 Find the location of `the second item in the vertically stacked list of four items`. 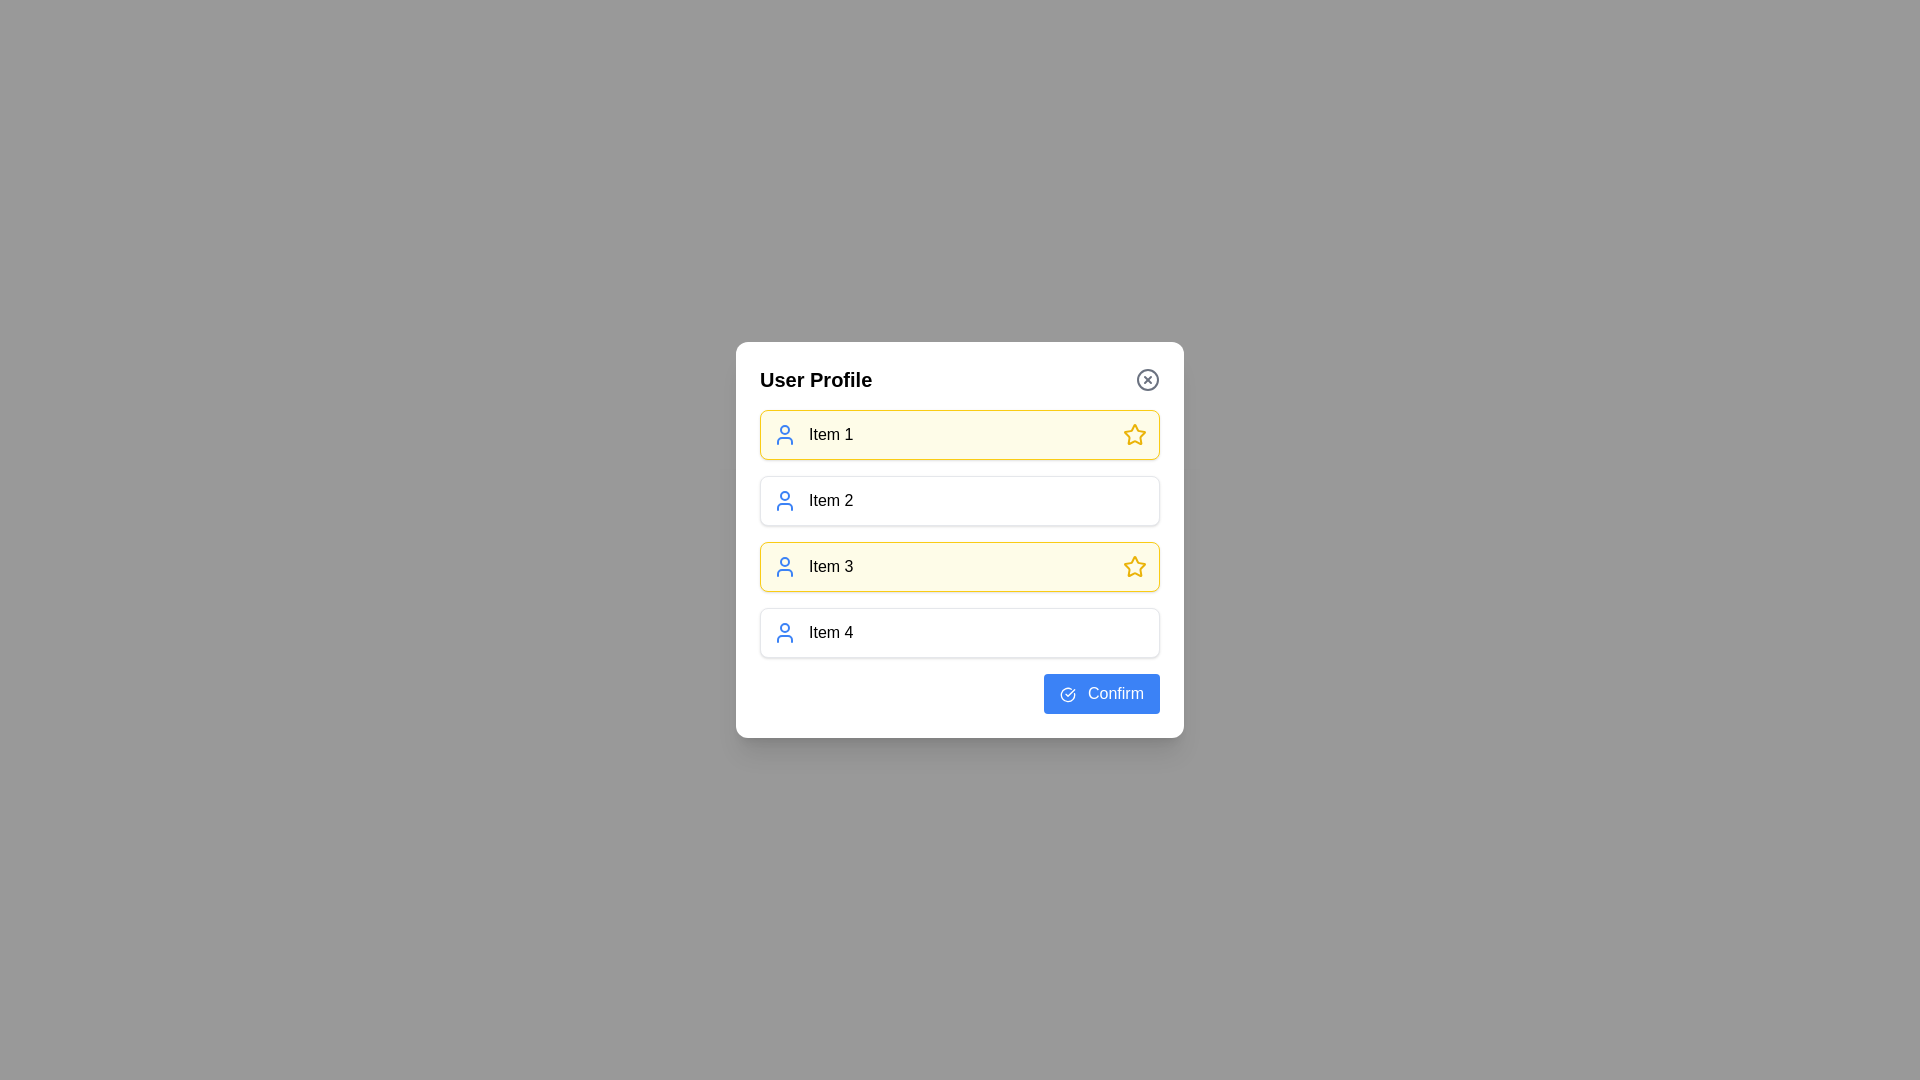

the second item in the vertically stacked list of four items is located at coordinates (960, 500).